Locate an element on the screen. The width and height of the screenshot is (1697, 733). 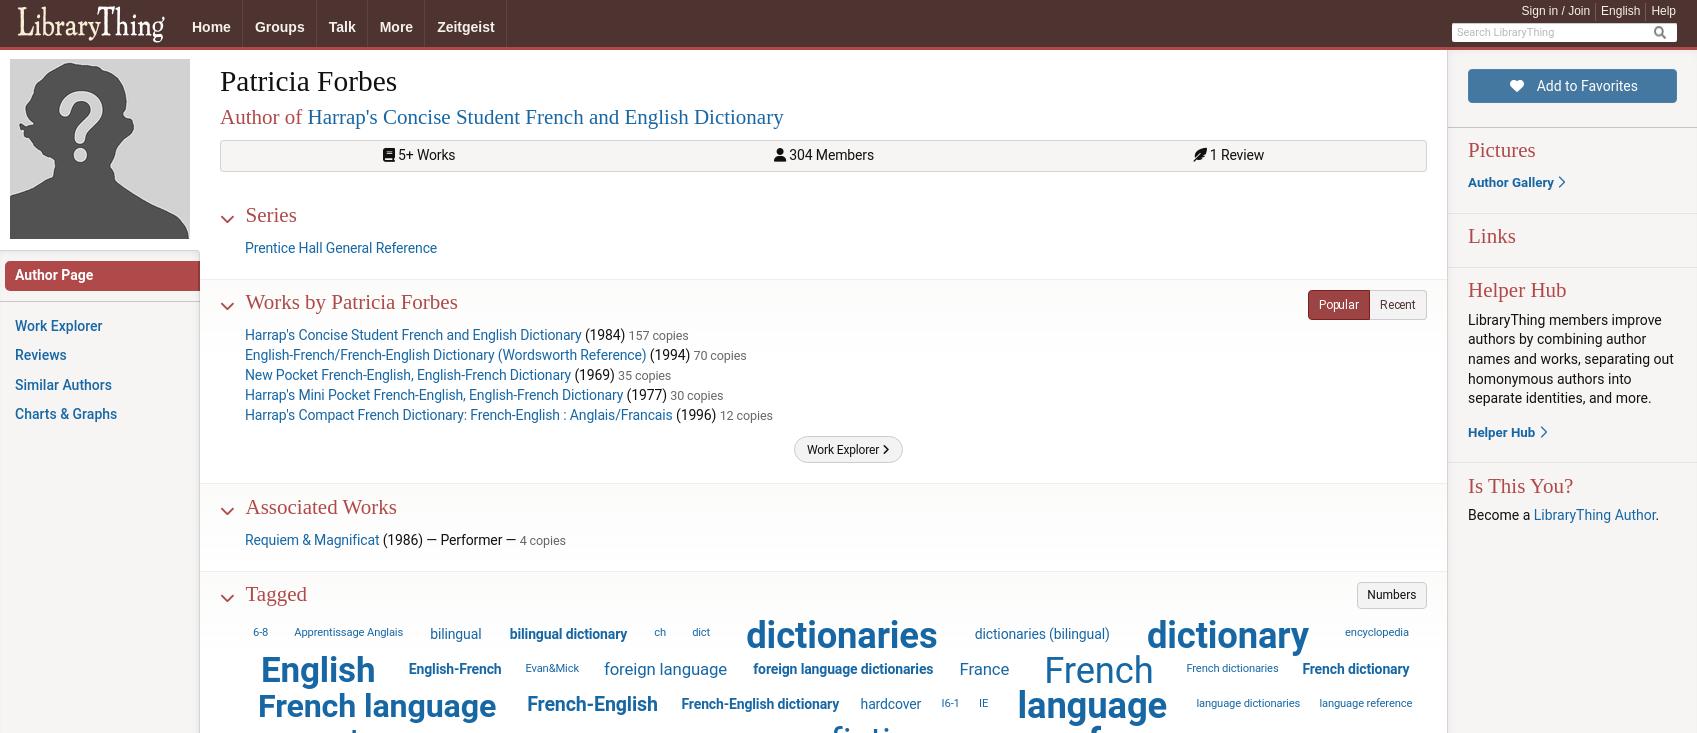
'Similar Authors' is located at coordinates (14, 384).